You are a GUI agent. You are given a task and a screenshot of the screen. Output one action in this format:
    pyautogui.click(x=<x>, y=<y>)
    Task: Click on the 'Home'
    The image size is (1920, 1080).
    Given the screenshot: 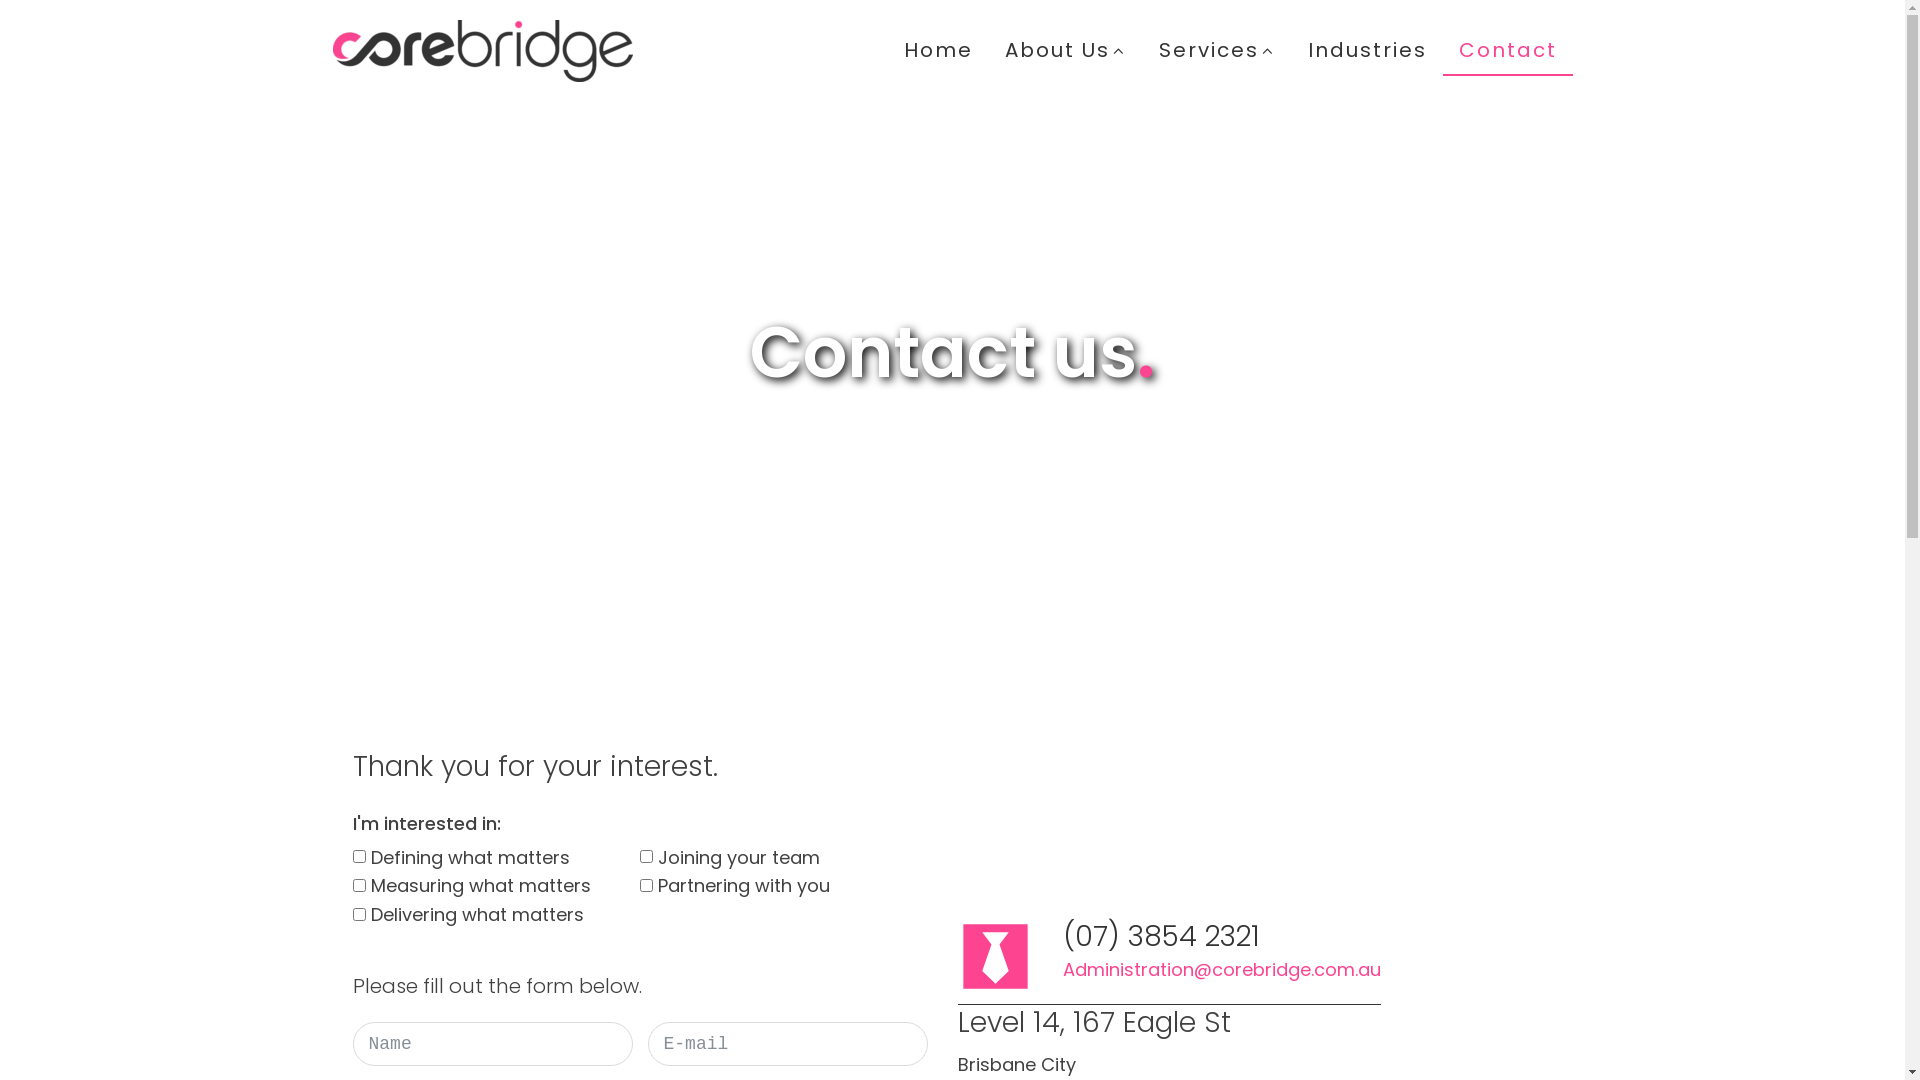 What is the action you would take?
    pyautogui.click(x=937, y=49)
    